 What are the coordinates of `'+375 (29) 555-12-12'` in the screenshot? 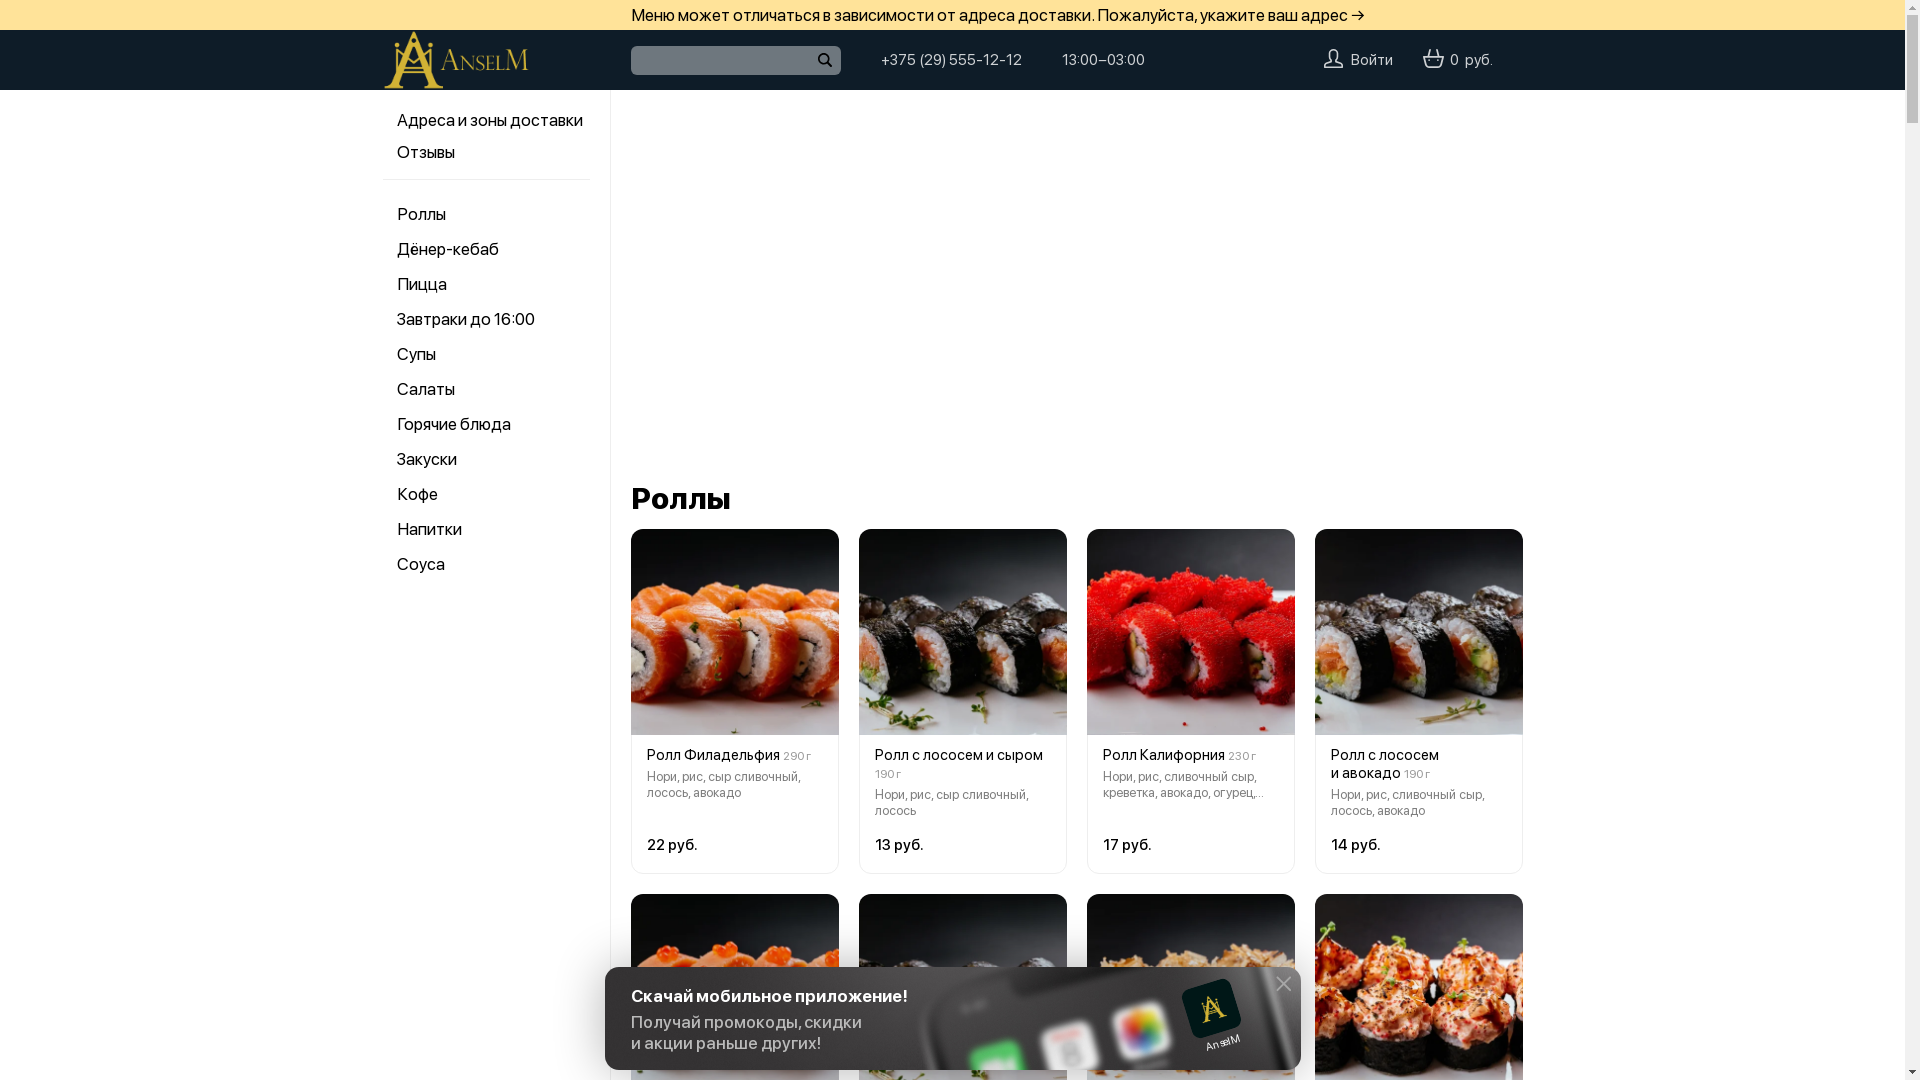 It's located at (949, 59).